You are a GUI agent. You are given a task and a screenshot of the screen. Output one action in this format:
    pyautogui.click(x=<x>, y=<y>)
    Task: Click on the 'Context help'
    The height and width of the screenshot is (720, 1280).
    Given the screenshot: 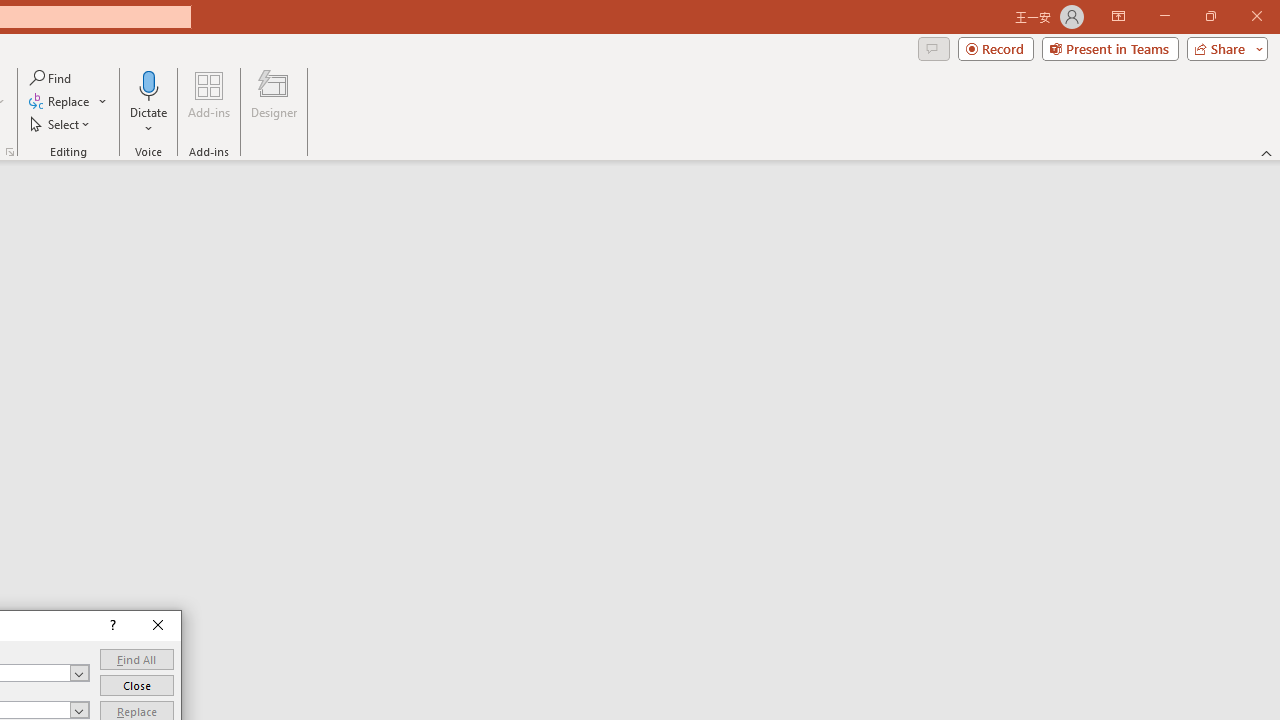 What is the action you would take?
    pyautogui.click(x=110, y=625)
    